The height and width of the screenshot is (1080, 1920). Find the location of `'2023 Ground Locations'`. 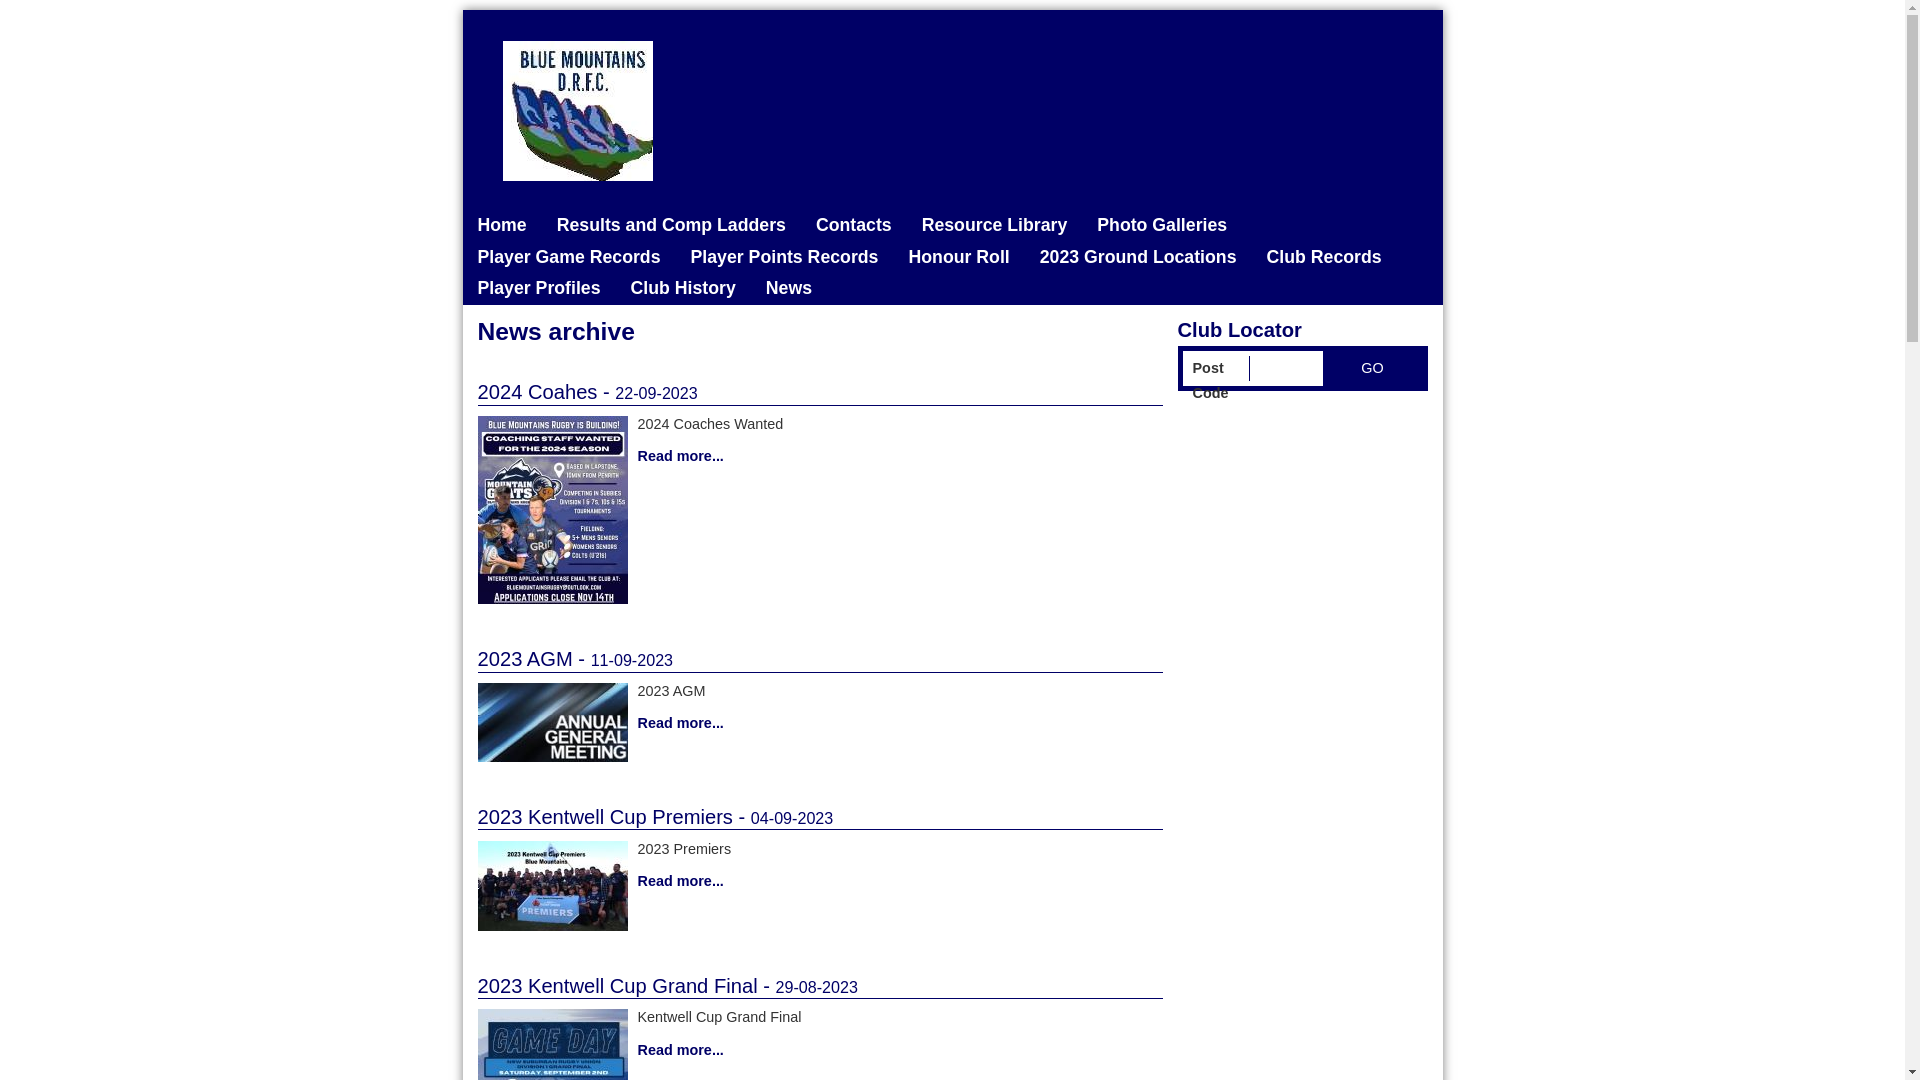

'2023 Ground Locations' is located at coordinates (1138, 257).